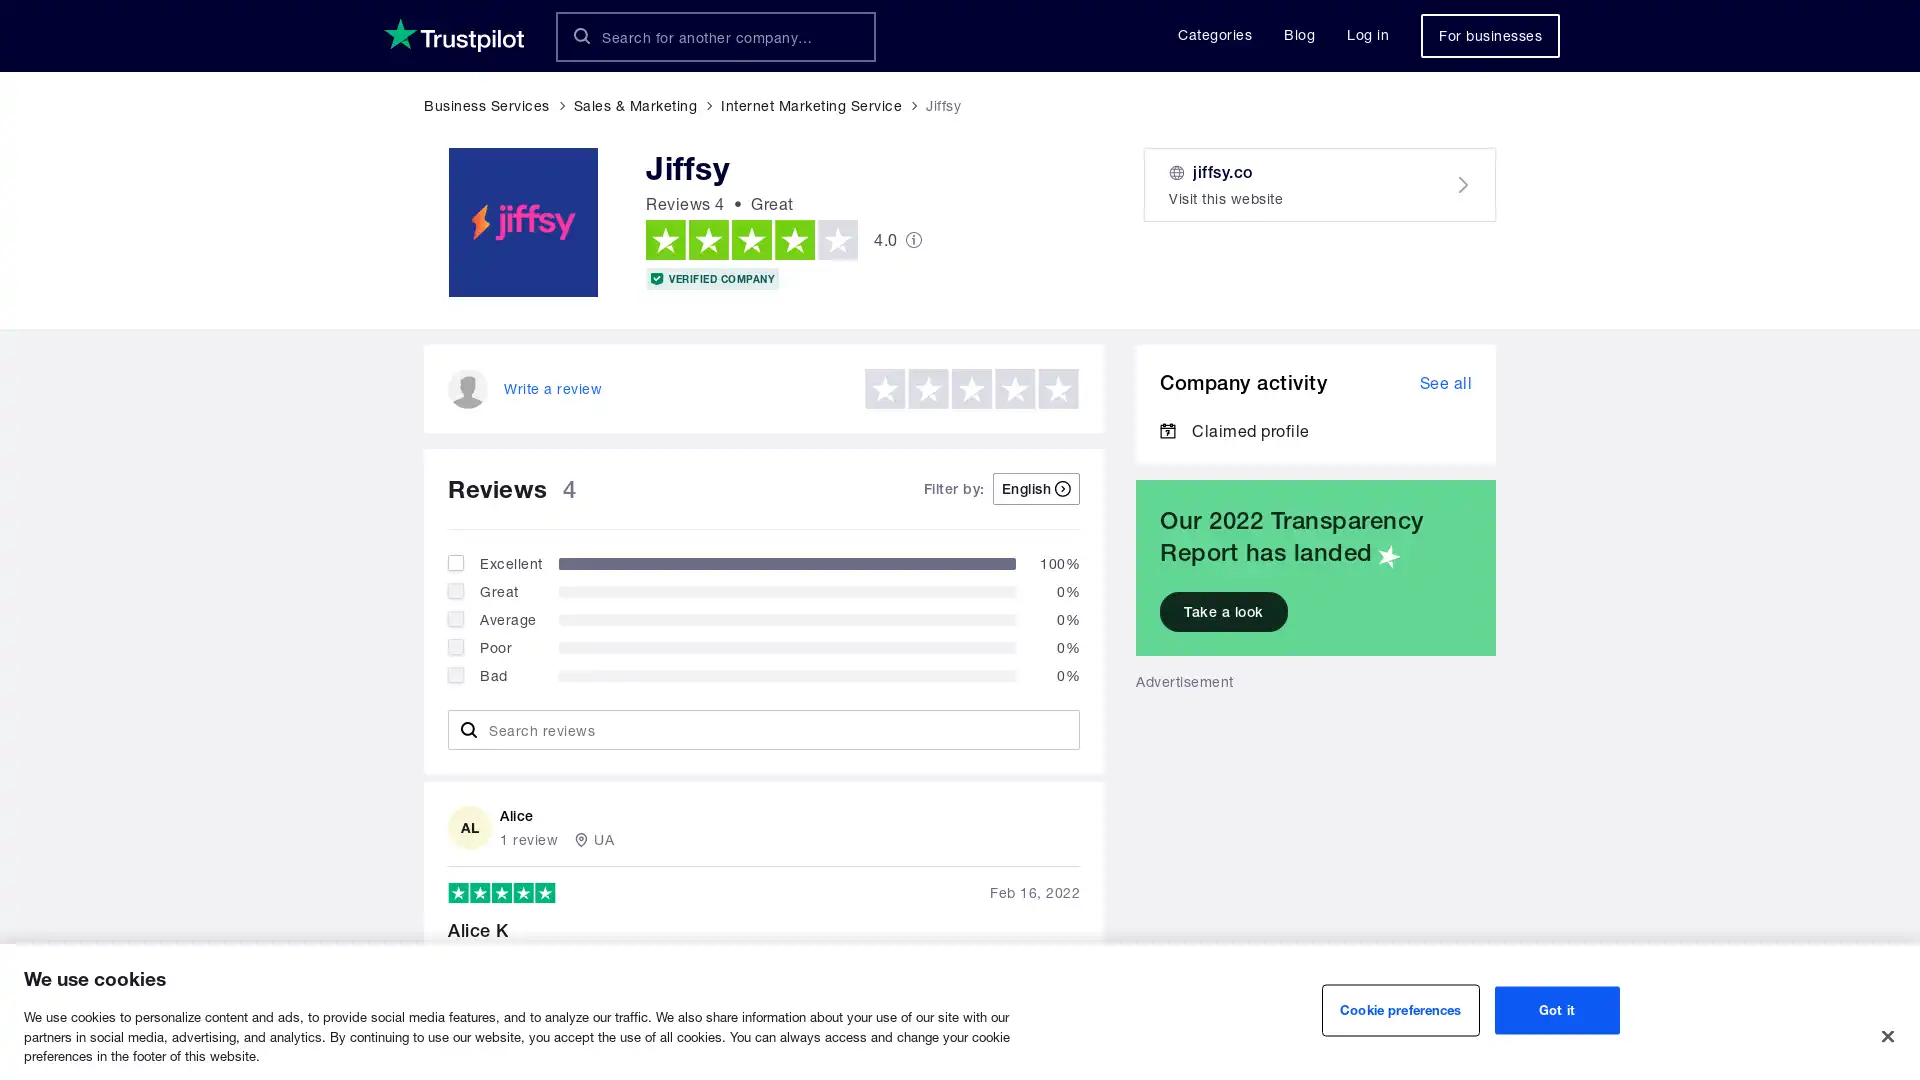 The height and width of the screenshot is (1080, 1920). Describe the element at coordinates (1886, 1035) in the screenshot. I see `Close` at that location.